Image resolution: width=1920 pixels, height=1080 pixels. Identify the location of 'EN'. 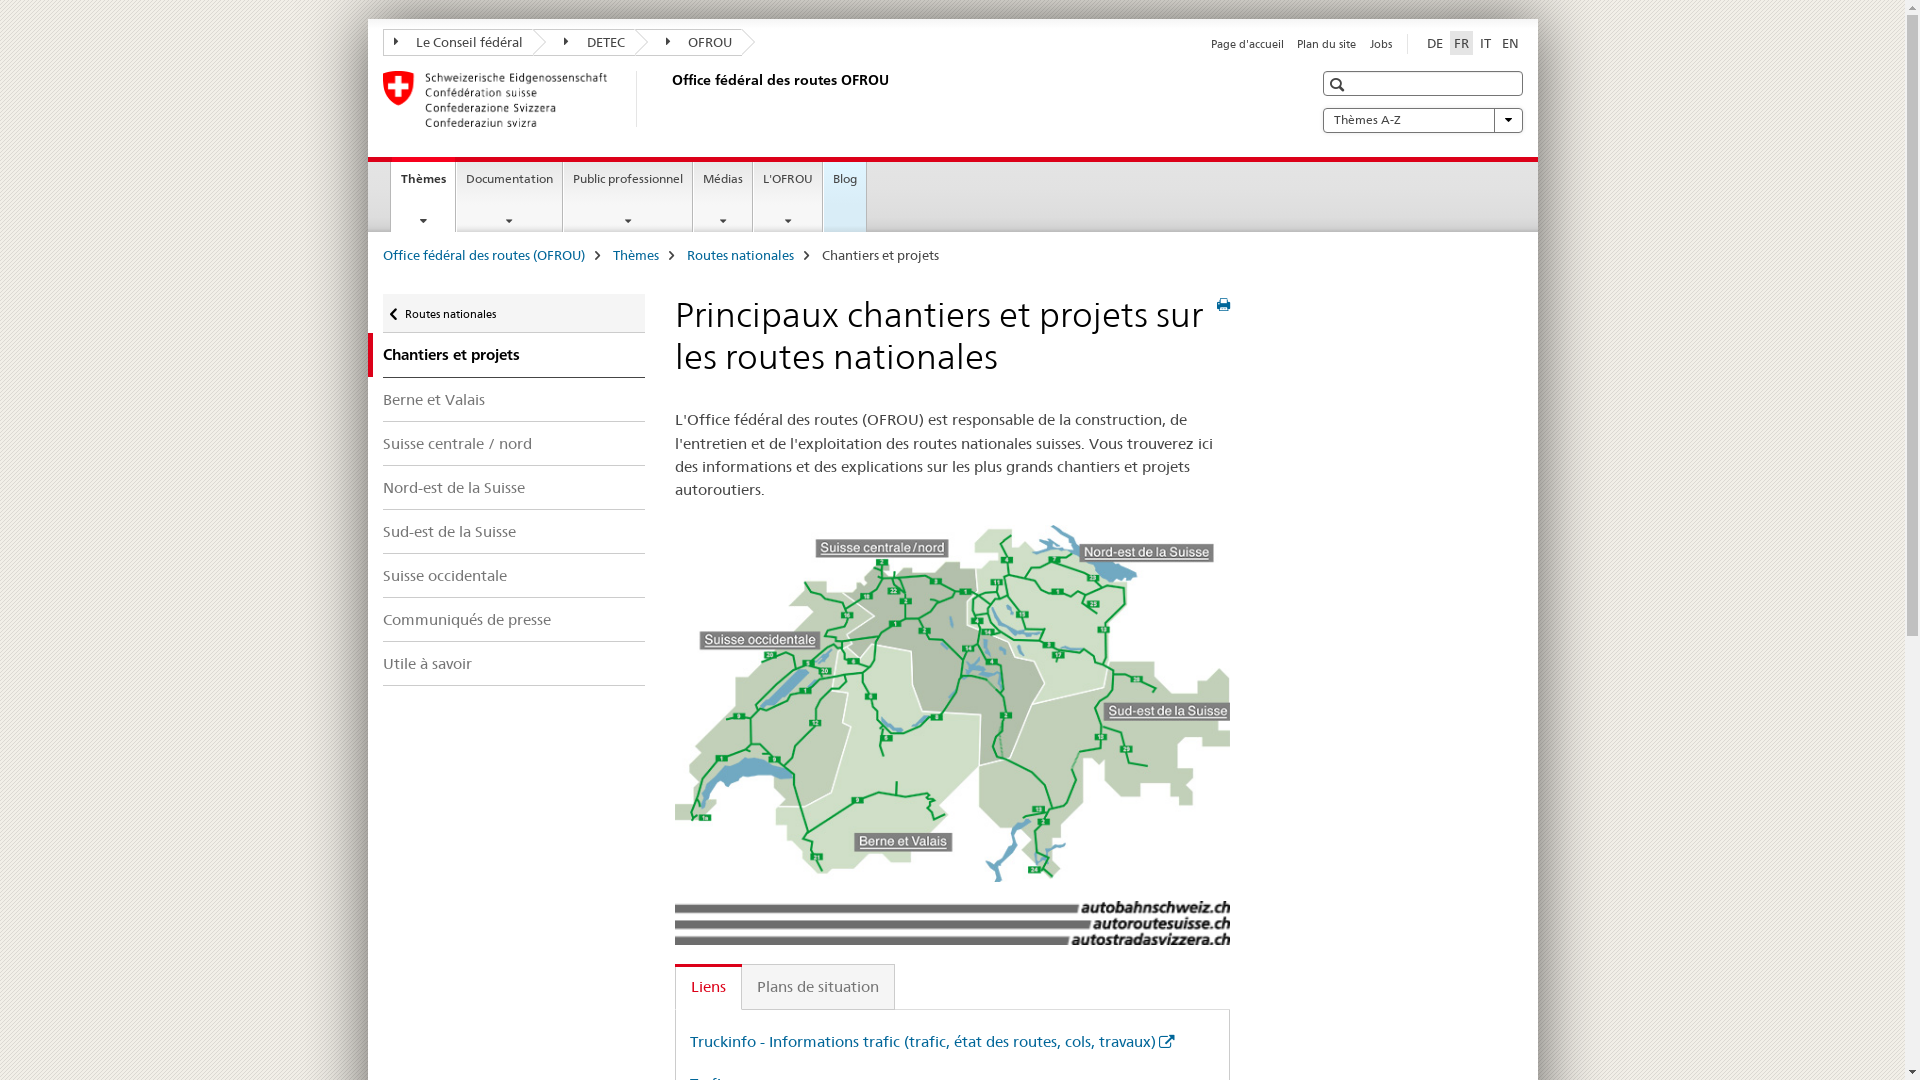
(1510, 42).